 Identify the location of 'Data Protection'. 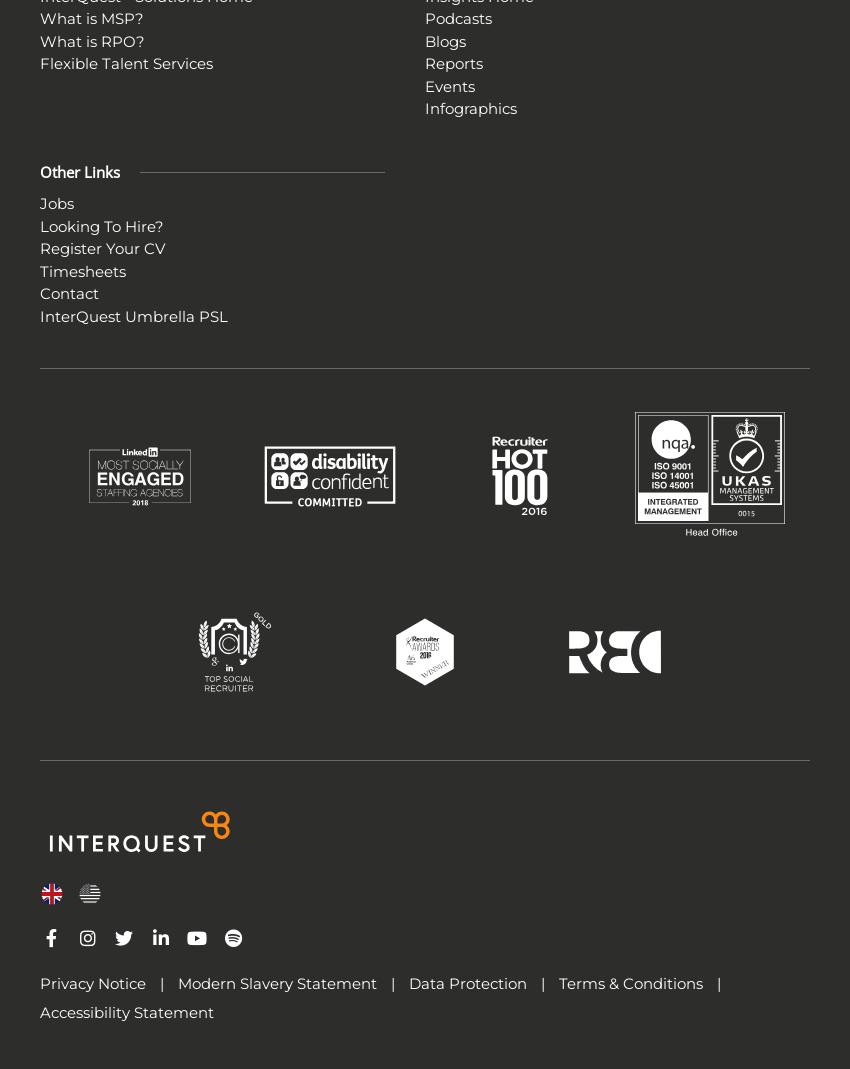
(468, 983).